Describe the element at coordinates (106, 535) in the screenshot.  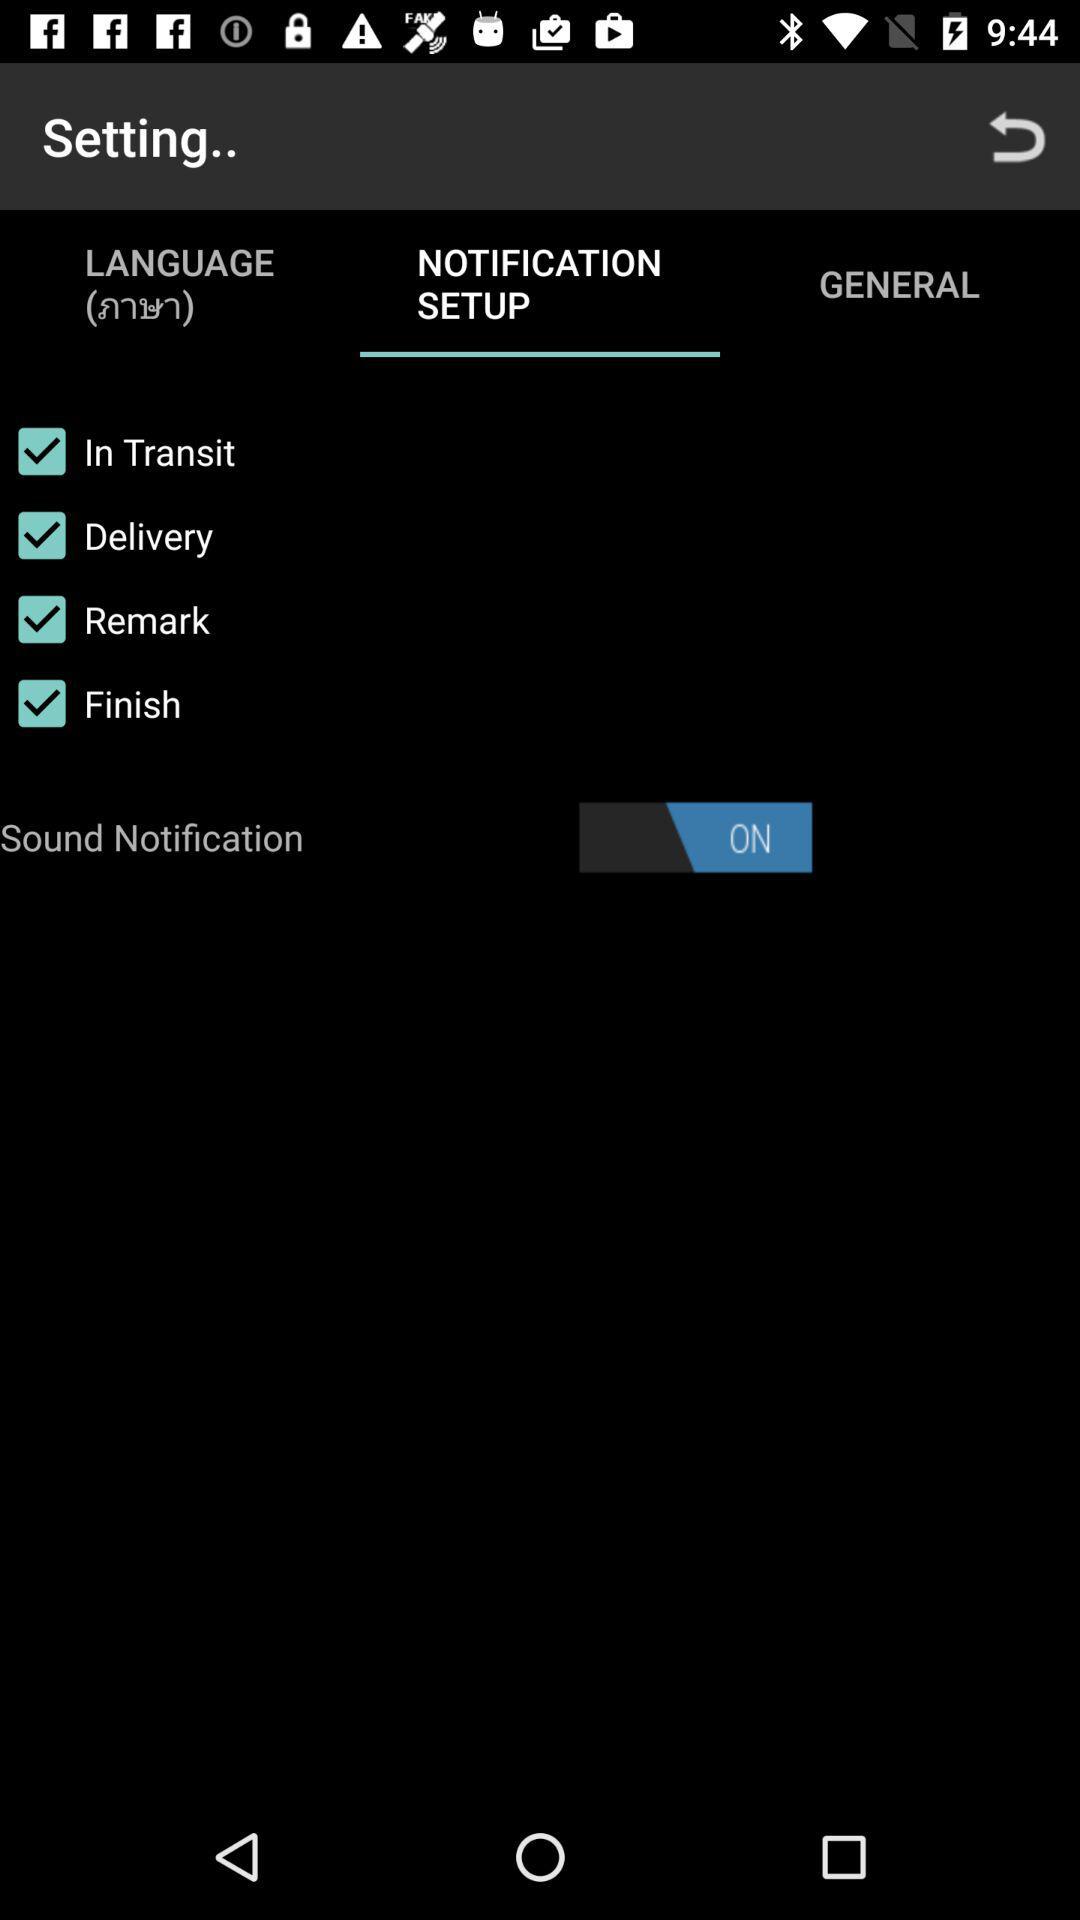
I see `icon above the remark item` at that location.